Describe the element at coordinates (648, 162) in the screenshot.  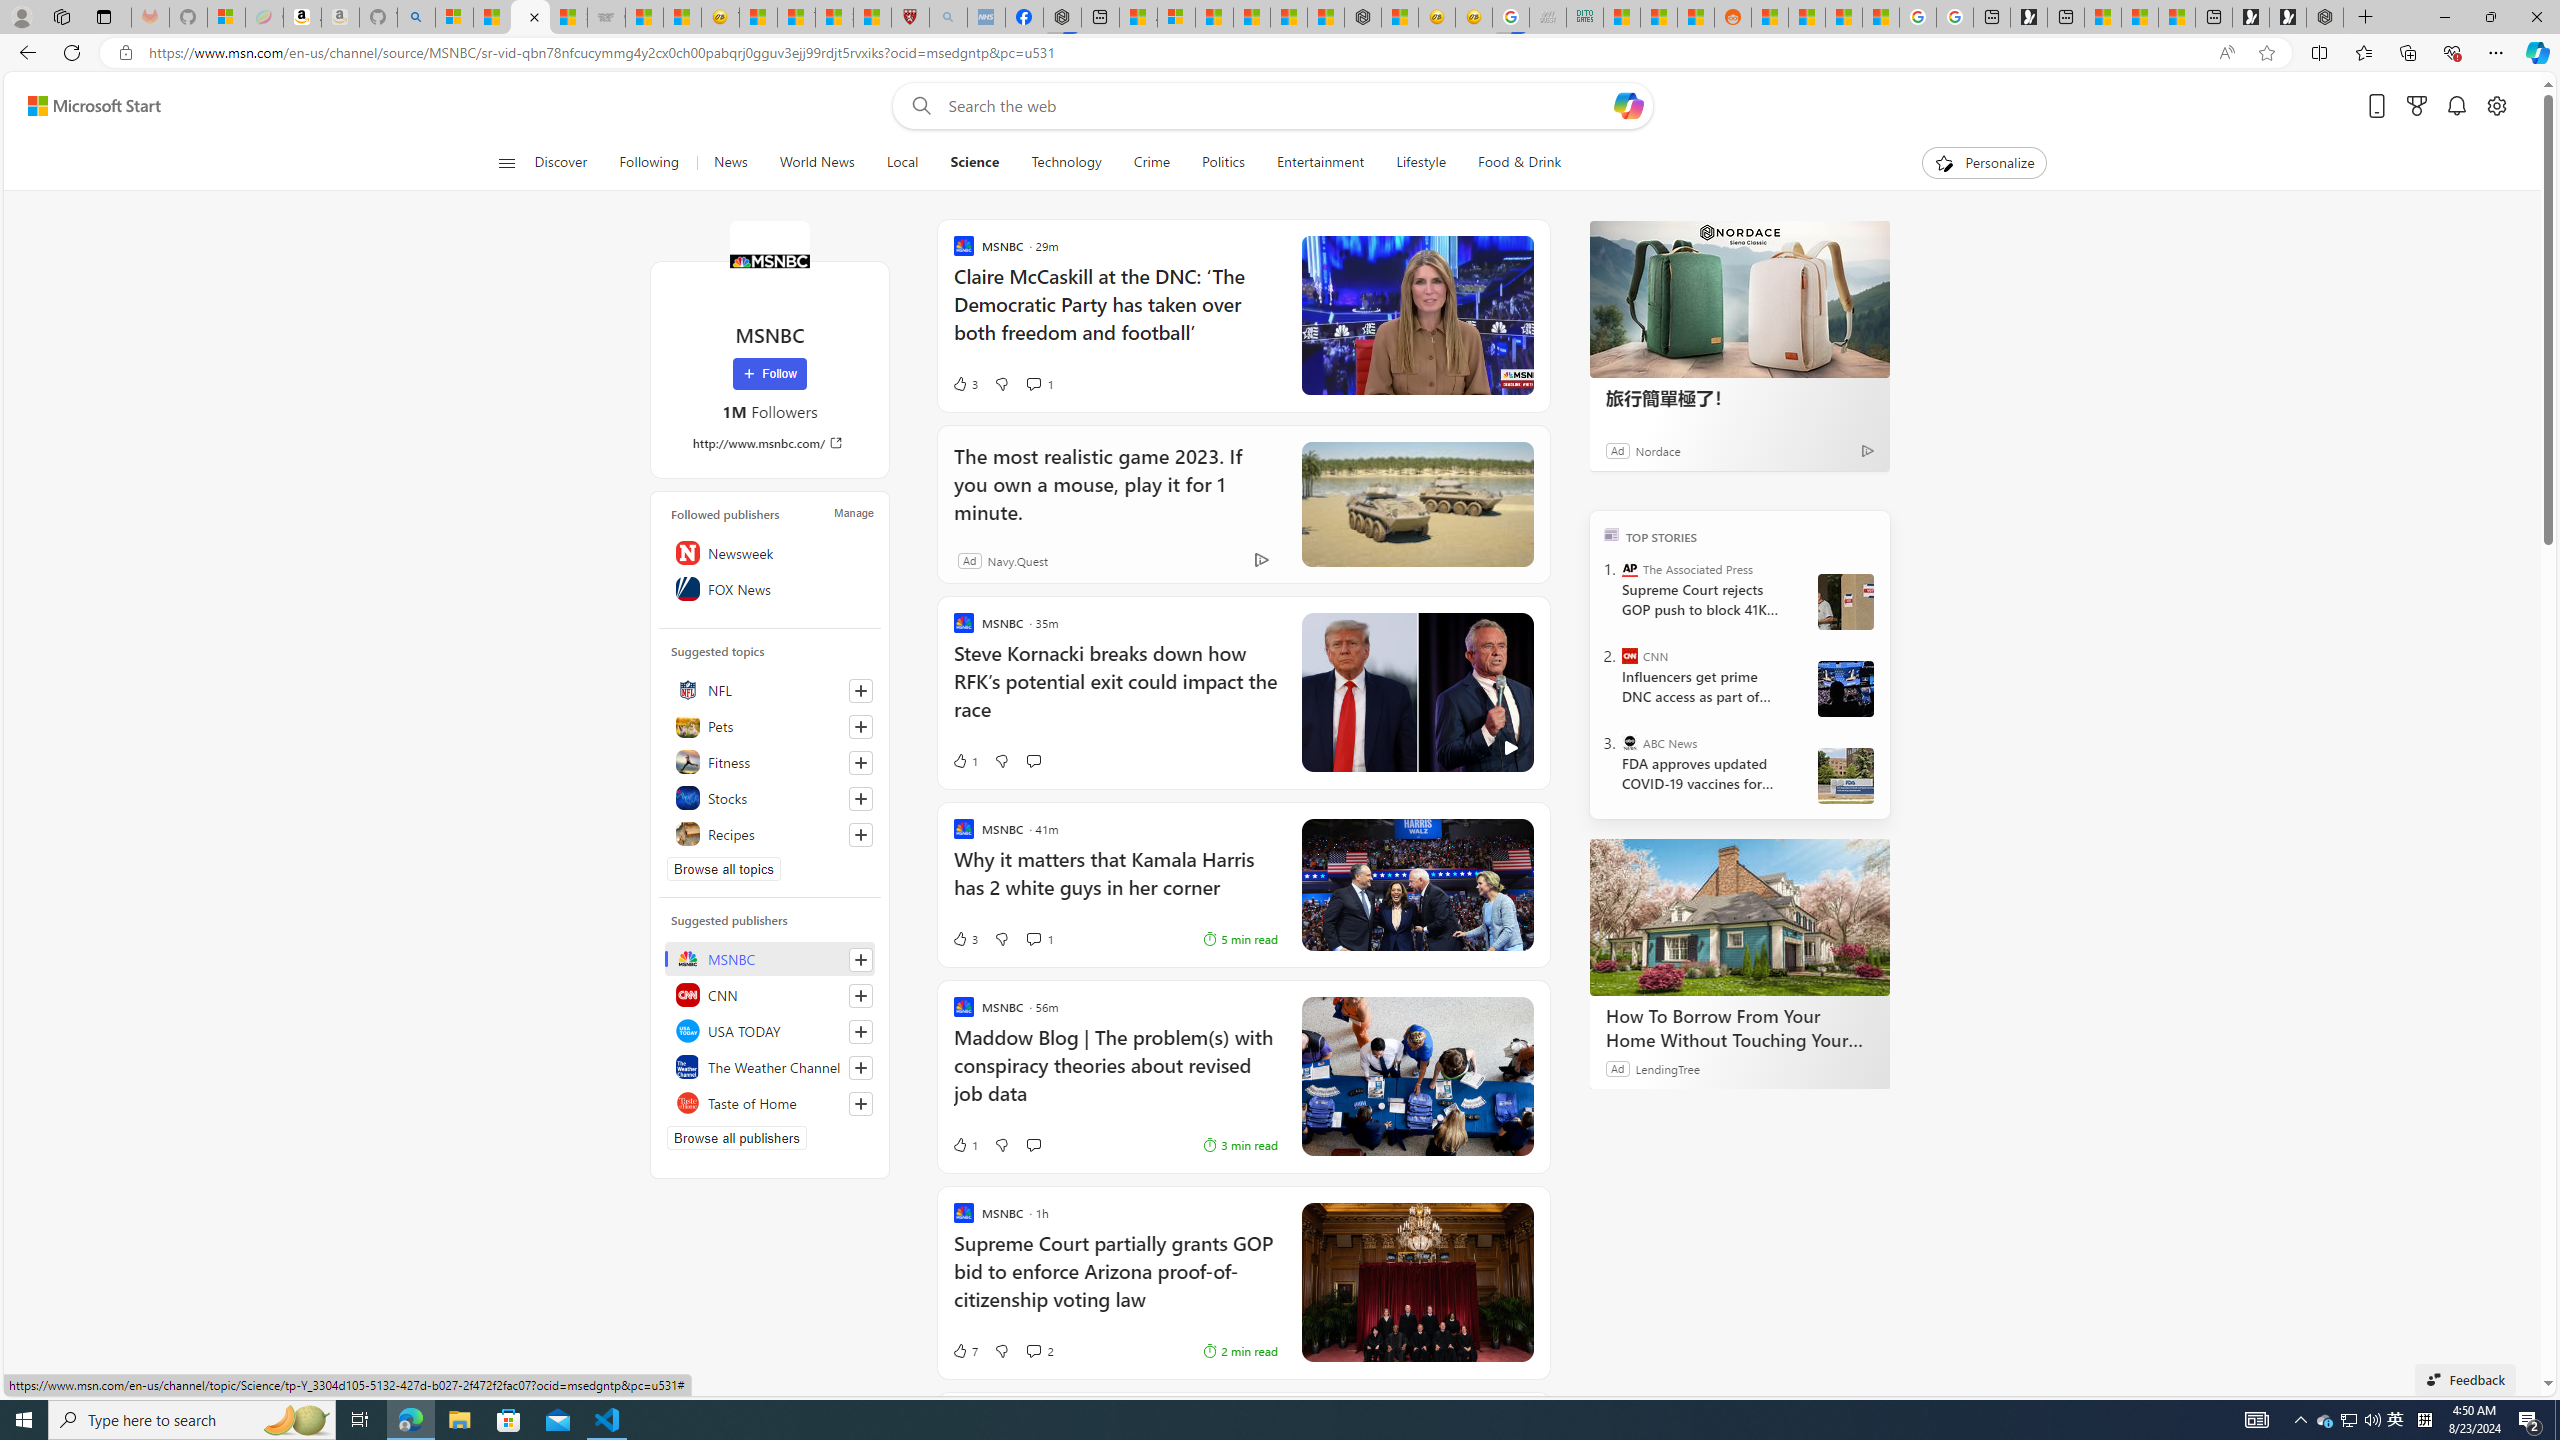
I see `'Following'` at that location.